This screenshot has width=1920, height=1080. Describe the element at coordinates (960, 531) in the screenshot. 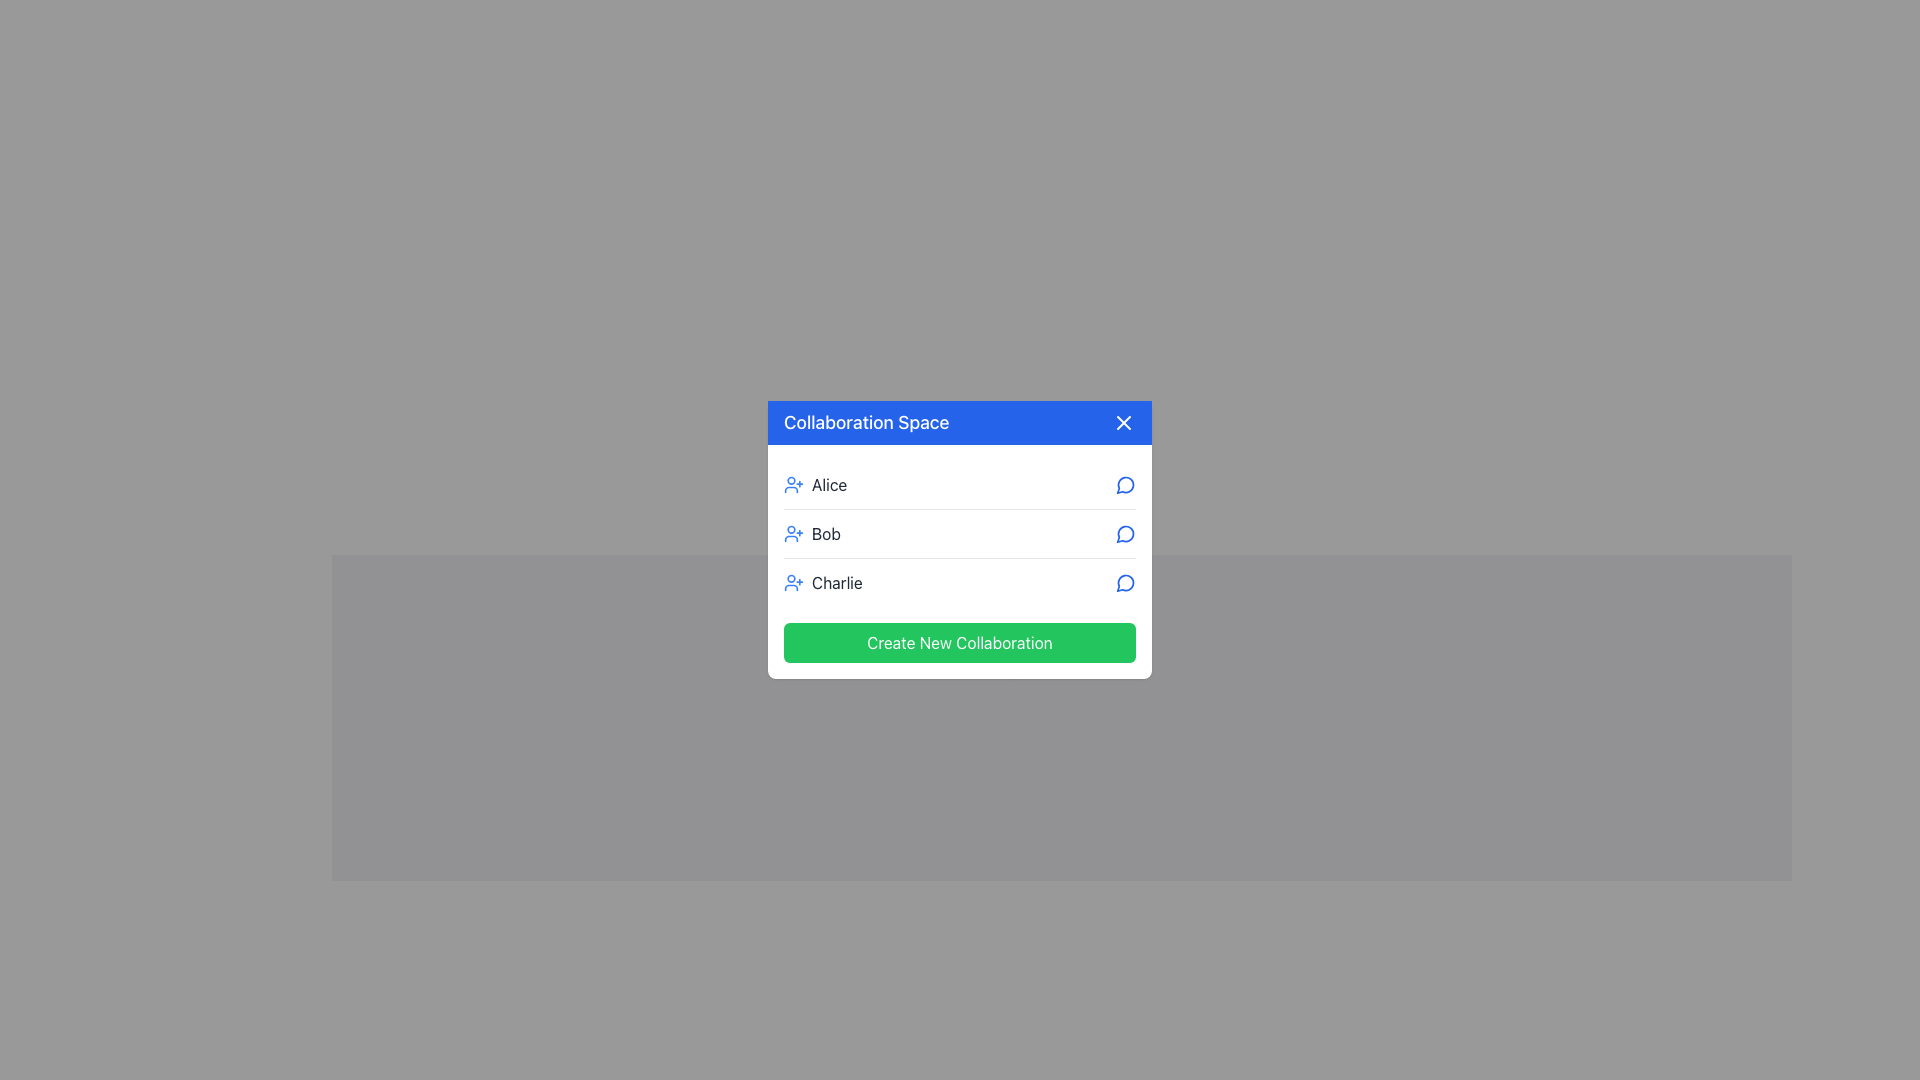

I see `the second row of the list item, which is located directly below 'Alice' and above 'Charlie'` at that location.